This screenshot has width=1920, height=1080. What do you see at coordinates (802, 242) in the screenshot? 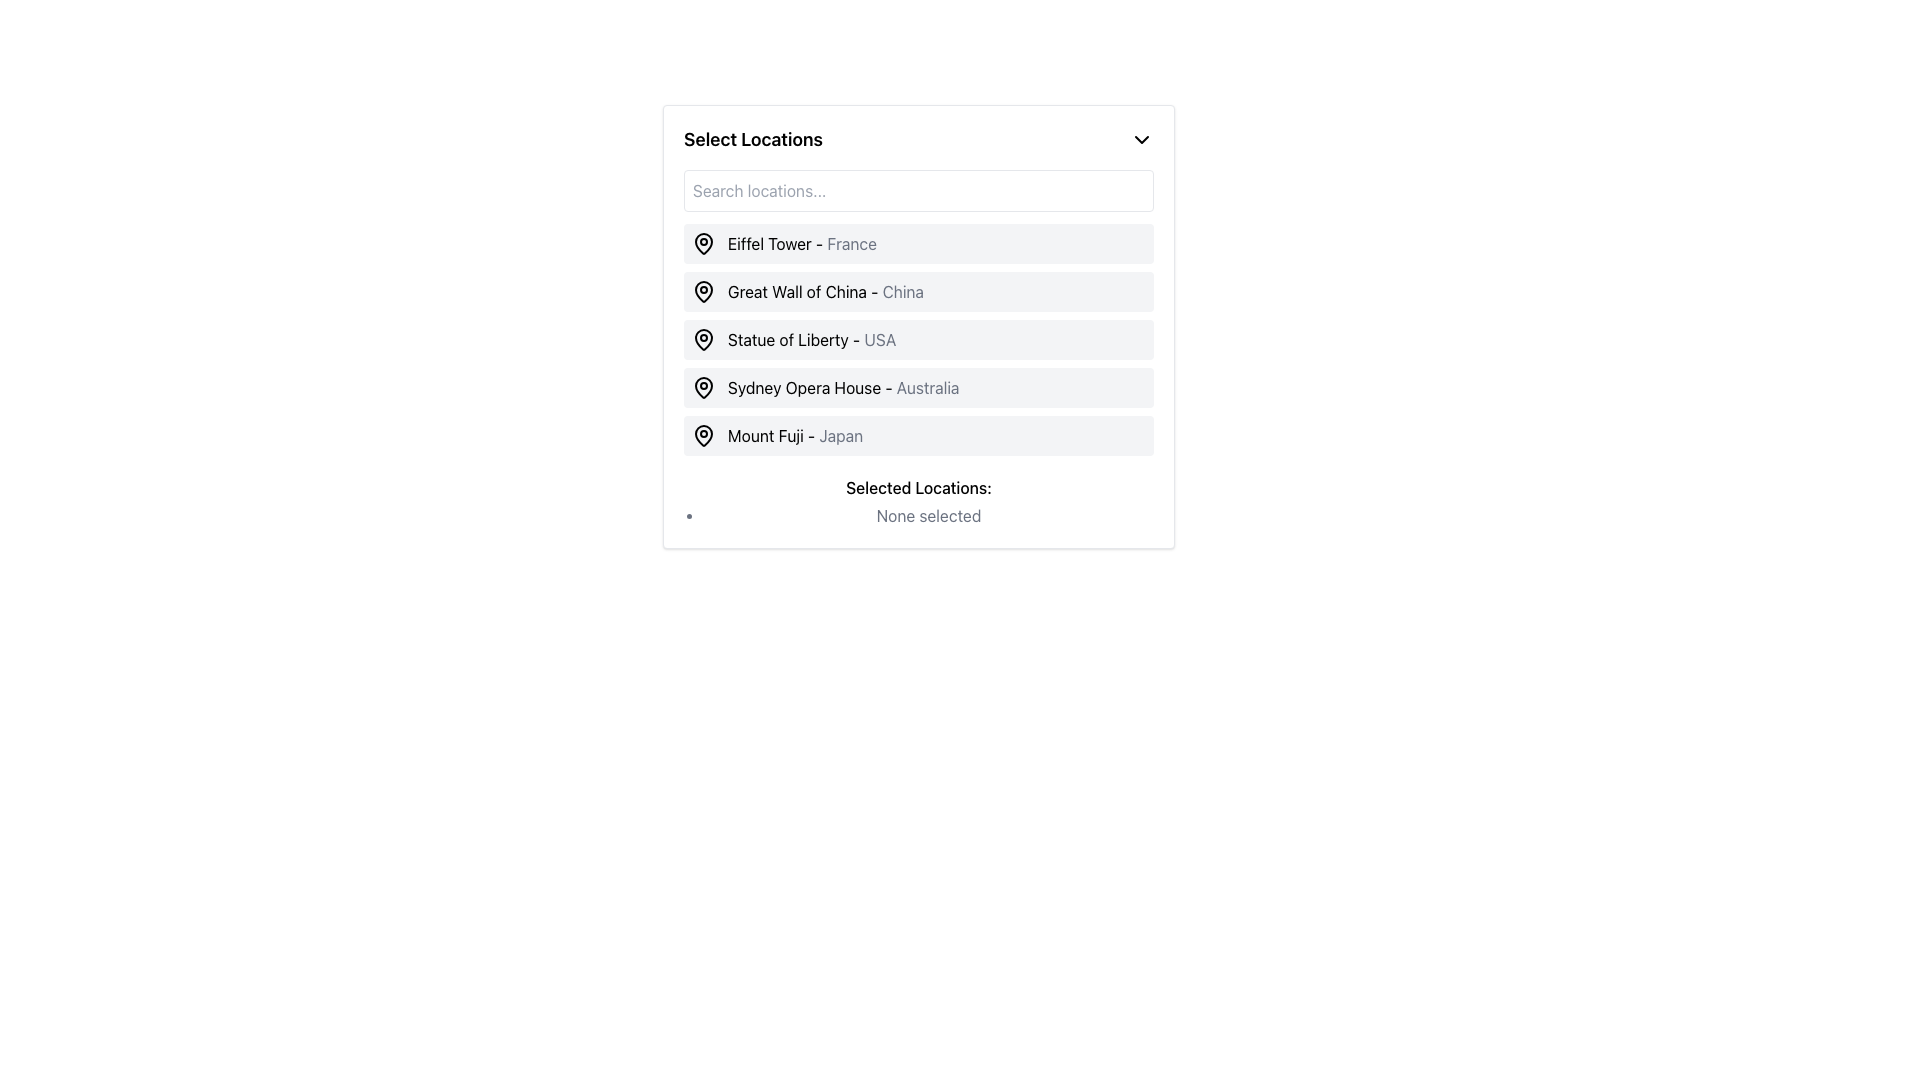
I see `the 'Eiffel Tower - France' selectable list item` at bounding box center [802, 242].